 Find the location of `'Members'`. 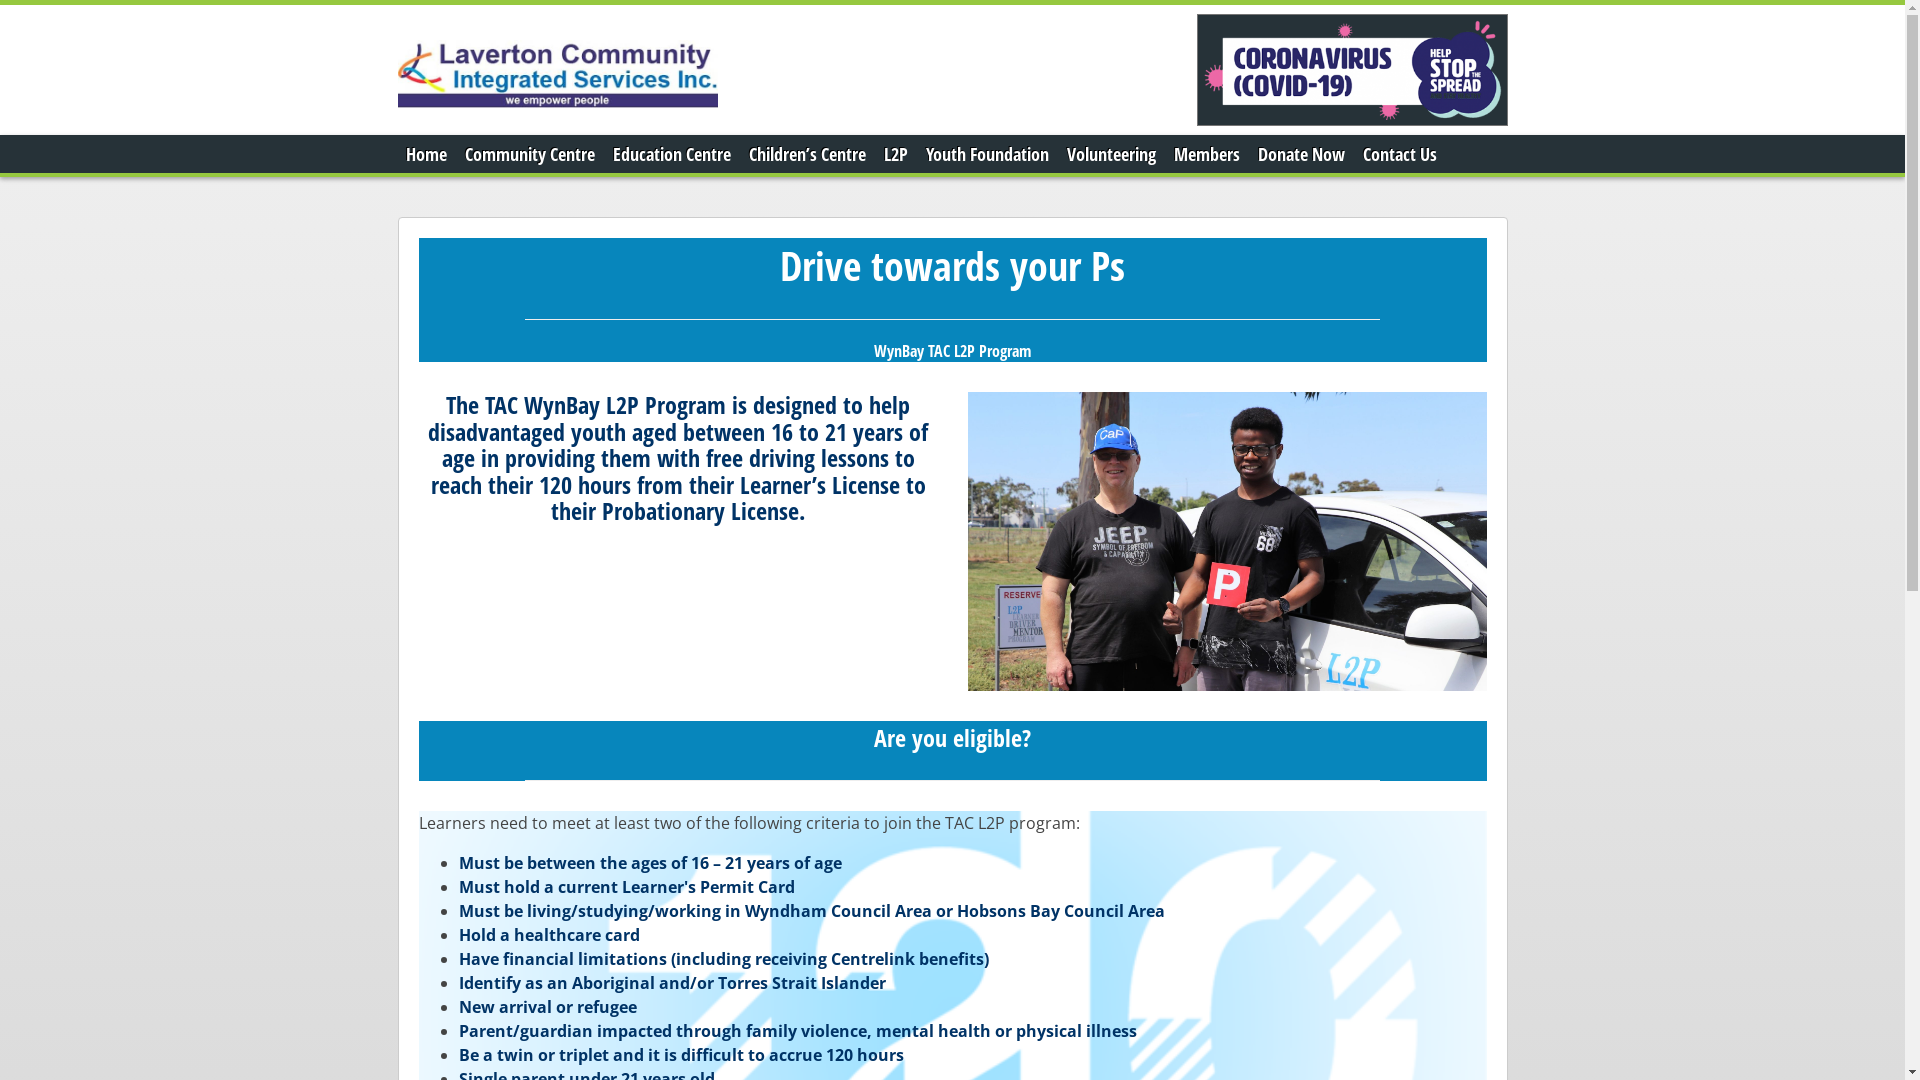

'Members' is located at coordinates (1205, 153).